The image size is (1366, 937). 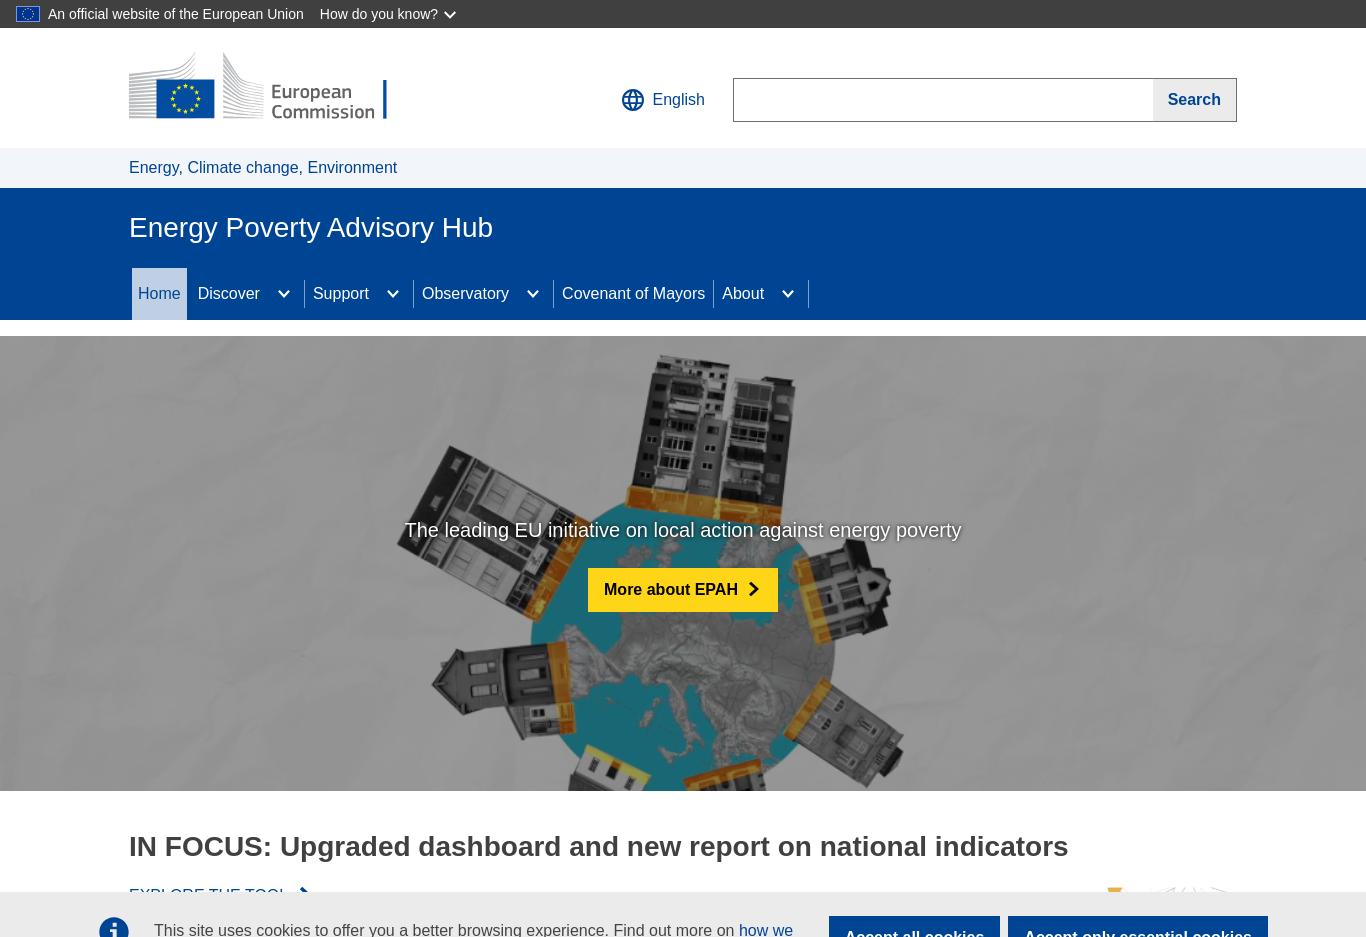 What do you see at coordinates (262, 384) in the screenshot?
I see `'EPAH publications'` at bounding box center [262, 384].